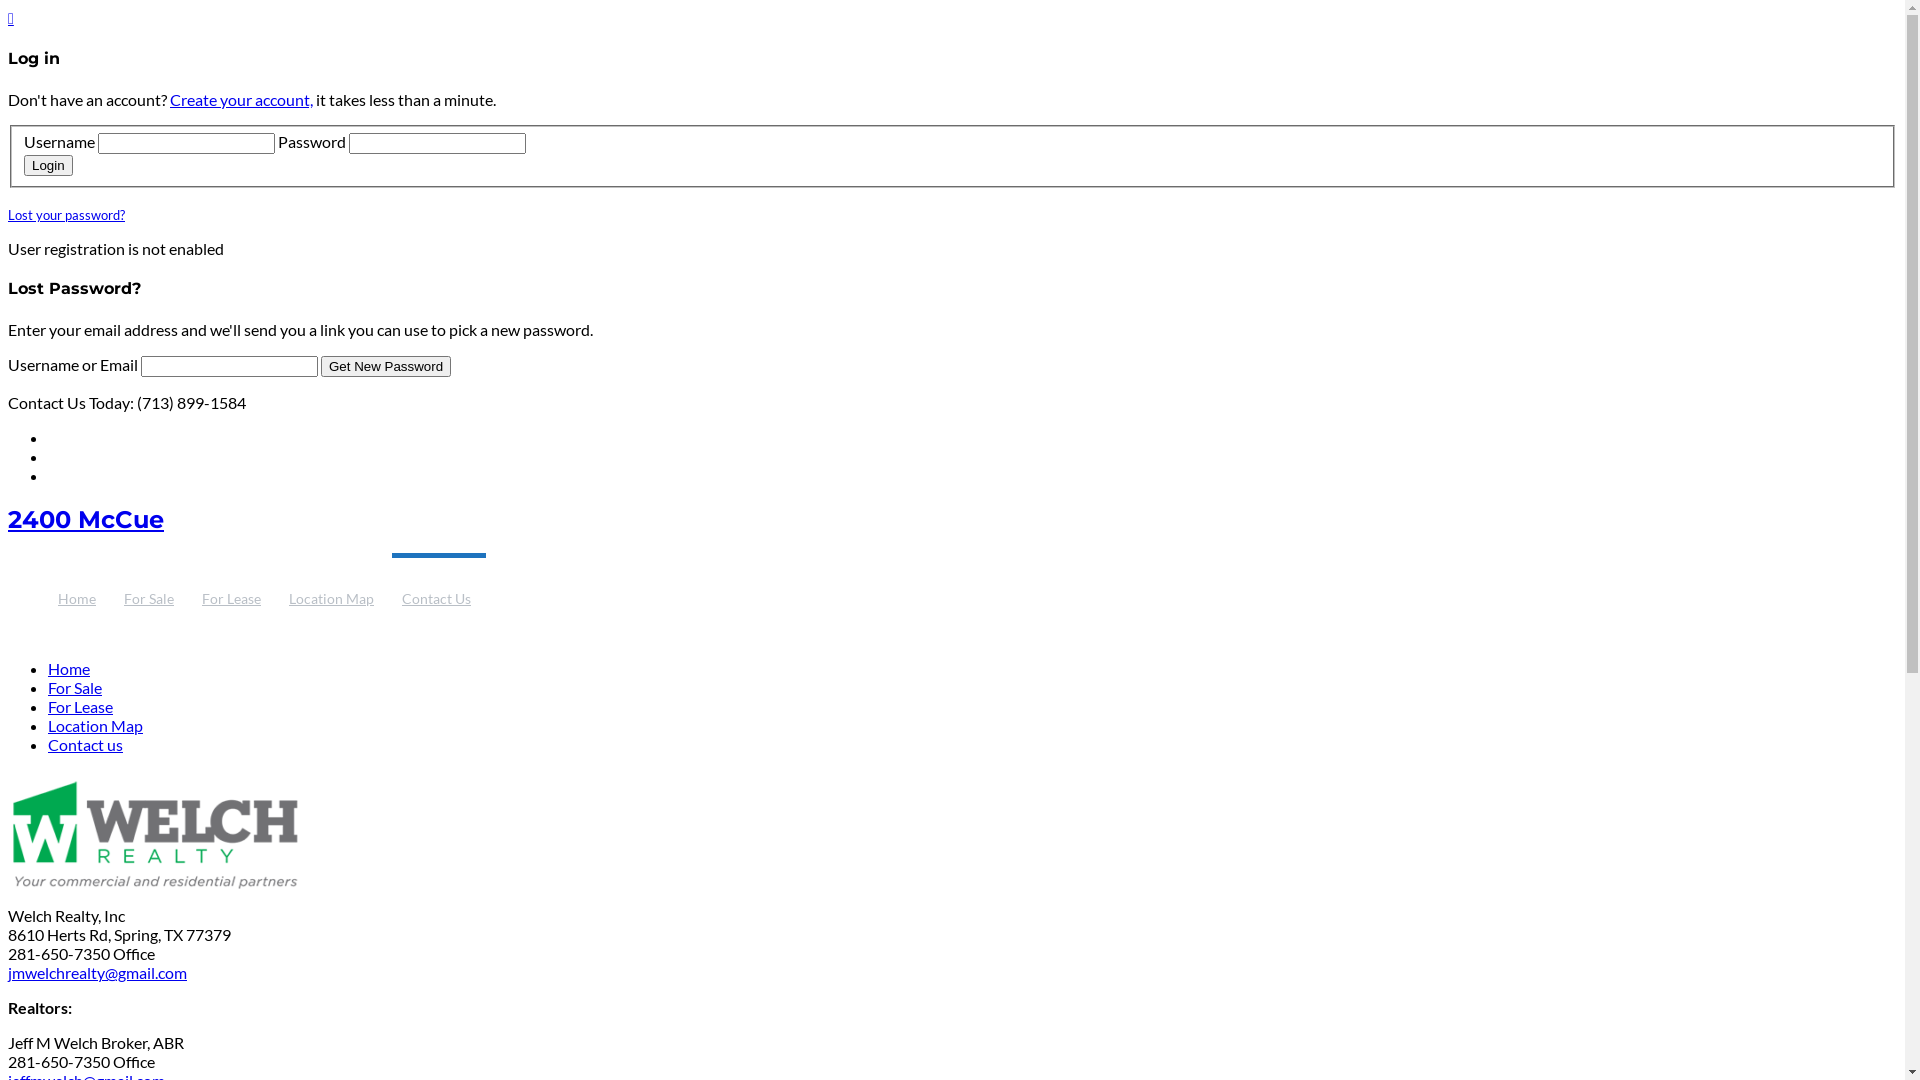 This screenshot has width=1920, height=1080. I want to click on 'Login', so click(24, 164).